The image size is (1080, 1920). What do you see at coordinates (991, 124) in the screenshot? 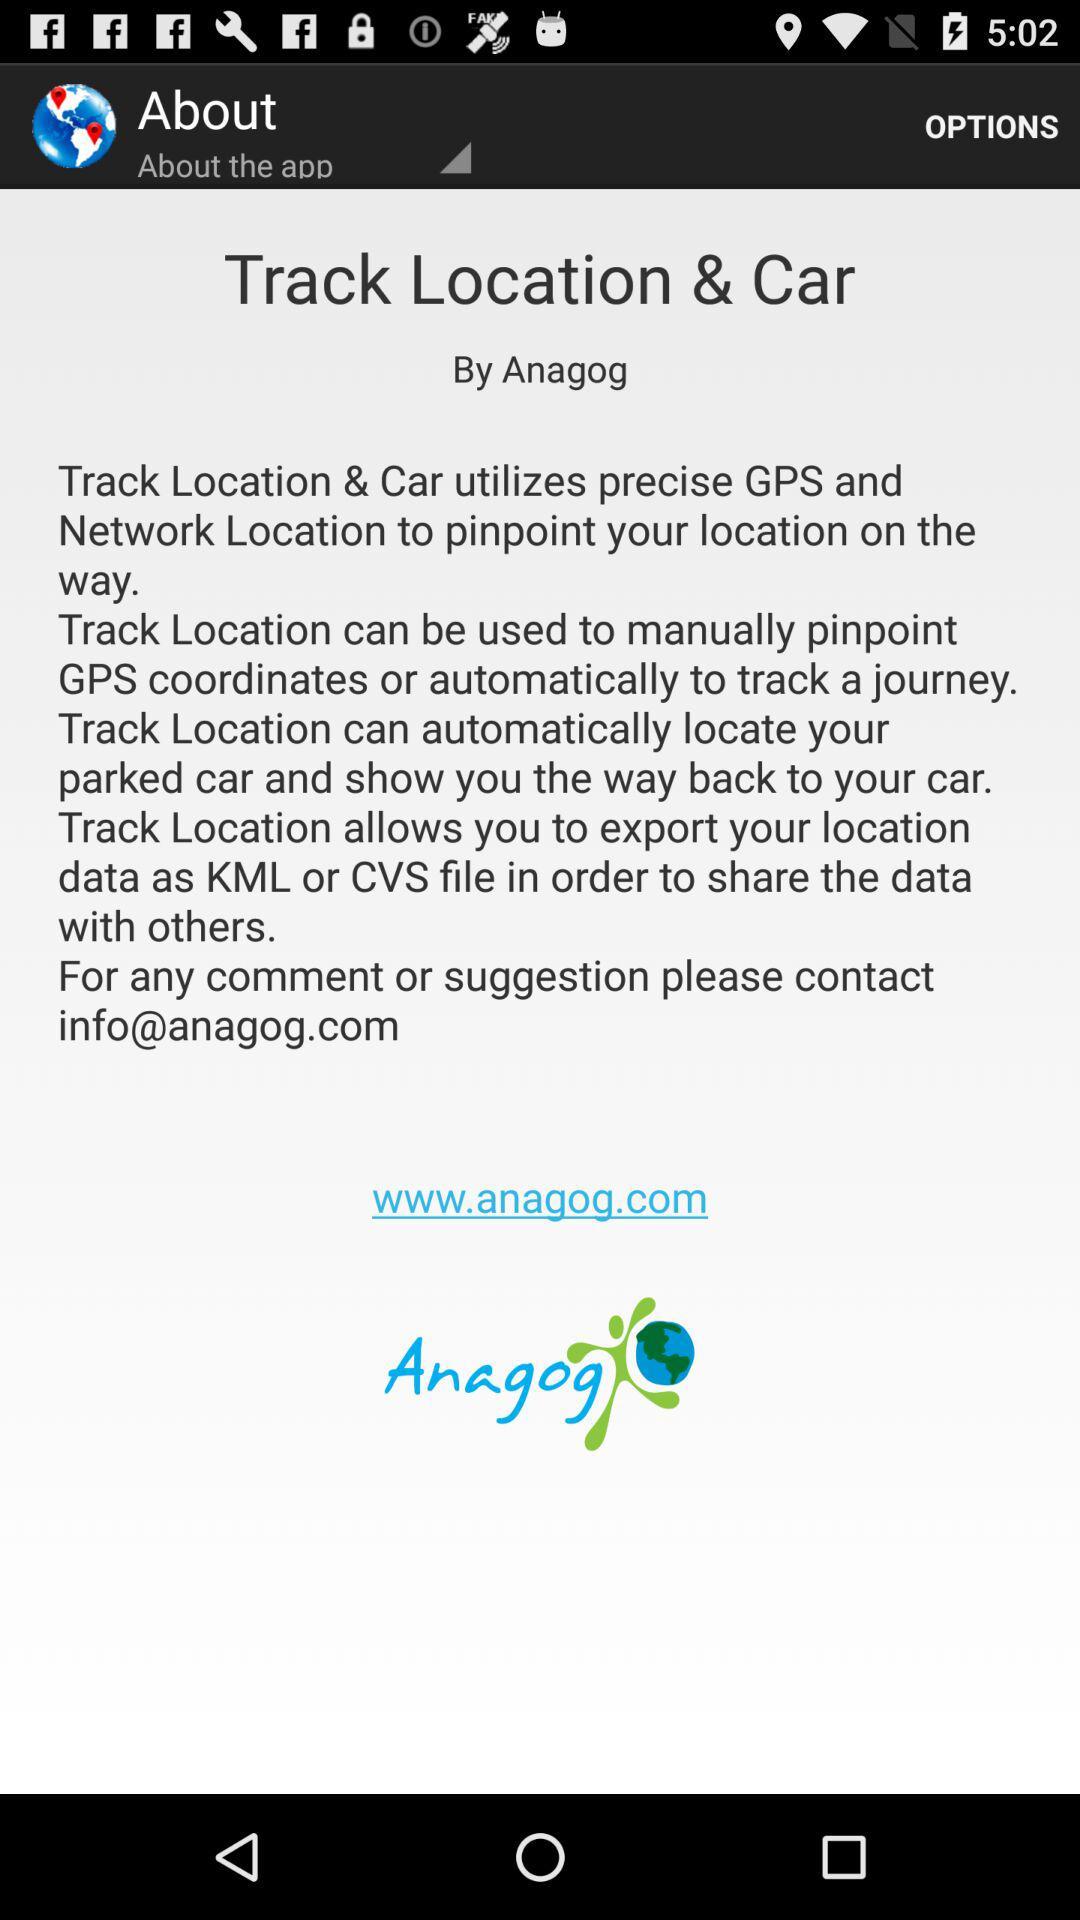
I see `the options item` at bounding box center [991, 124].